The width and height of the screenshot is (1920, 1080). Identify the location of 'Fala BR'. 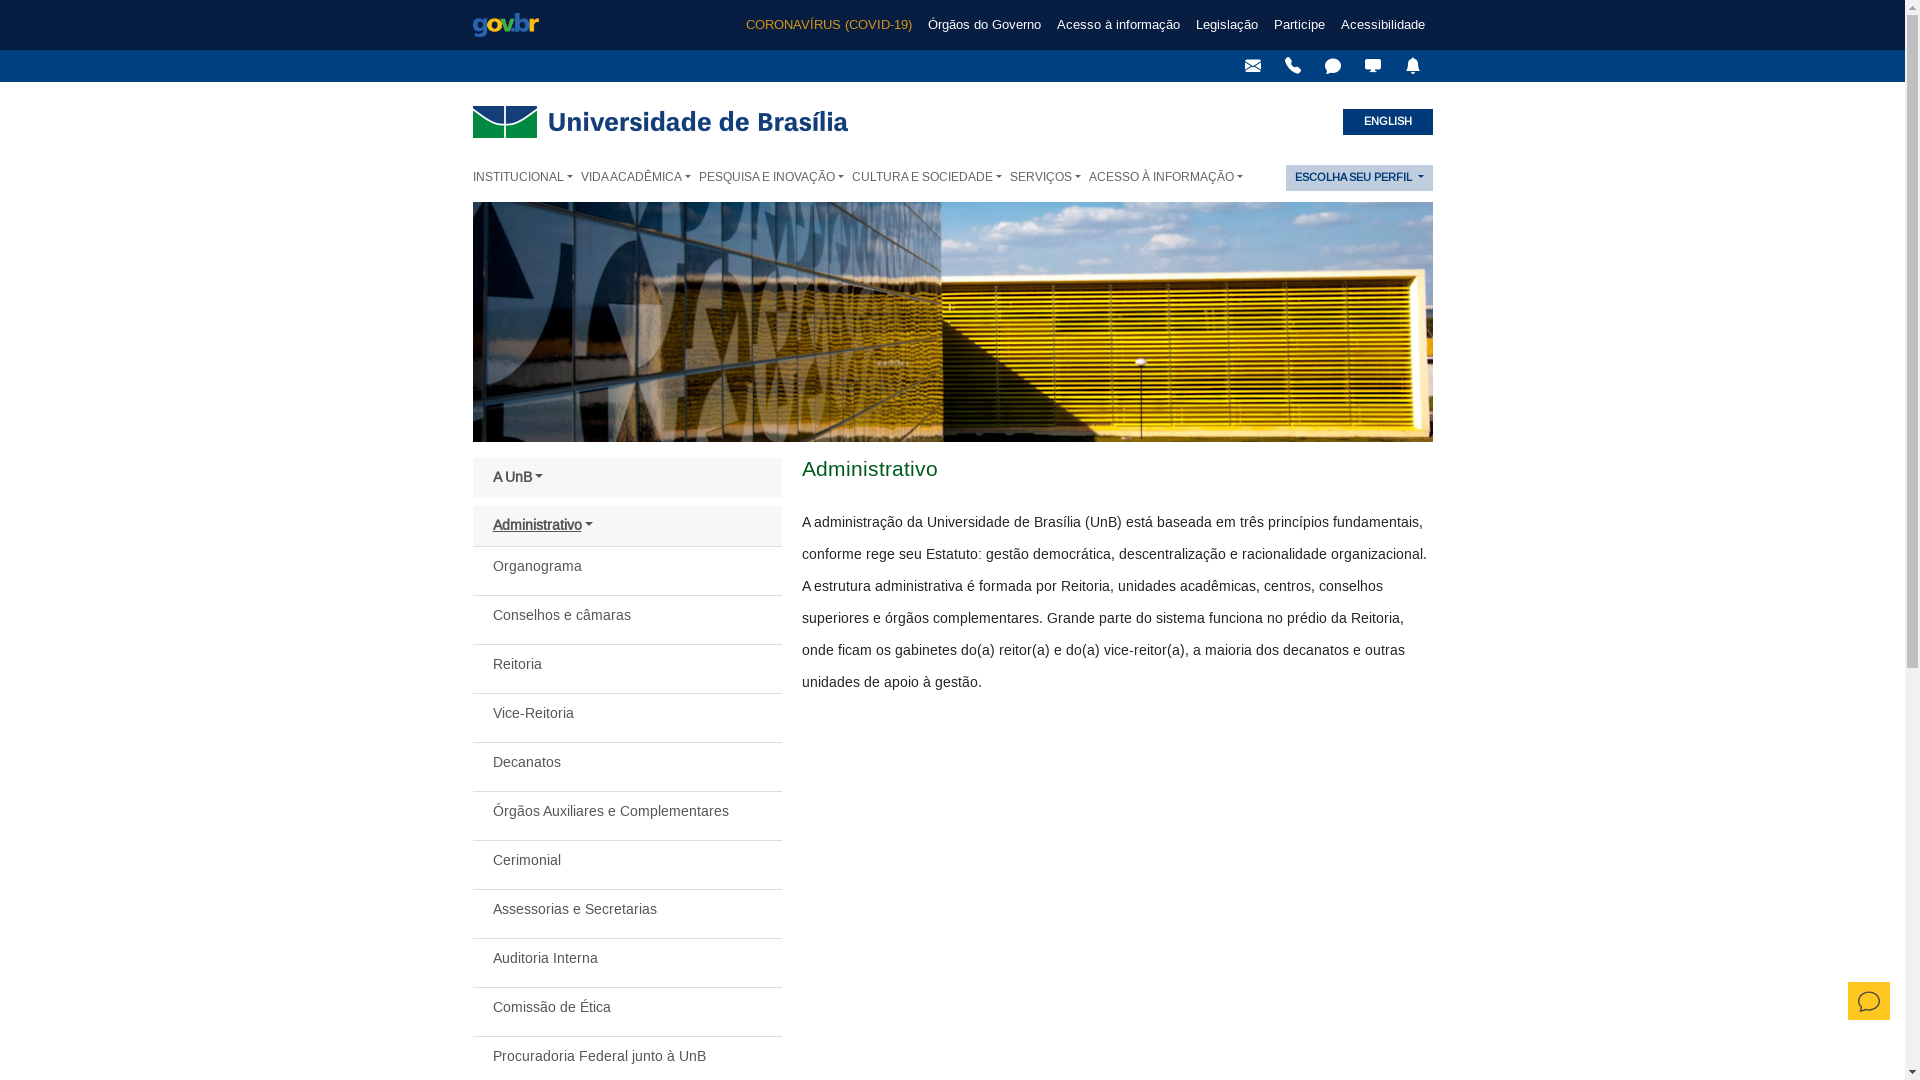
(1315, 64).